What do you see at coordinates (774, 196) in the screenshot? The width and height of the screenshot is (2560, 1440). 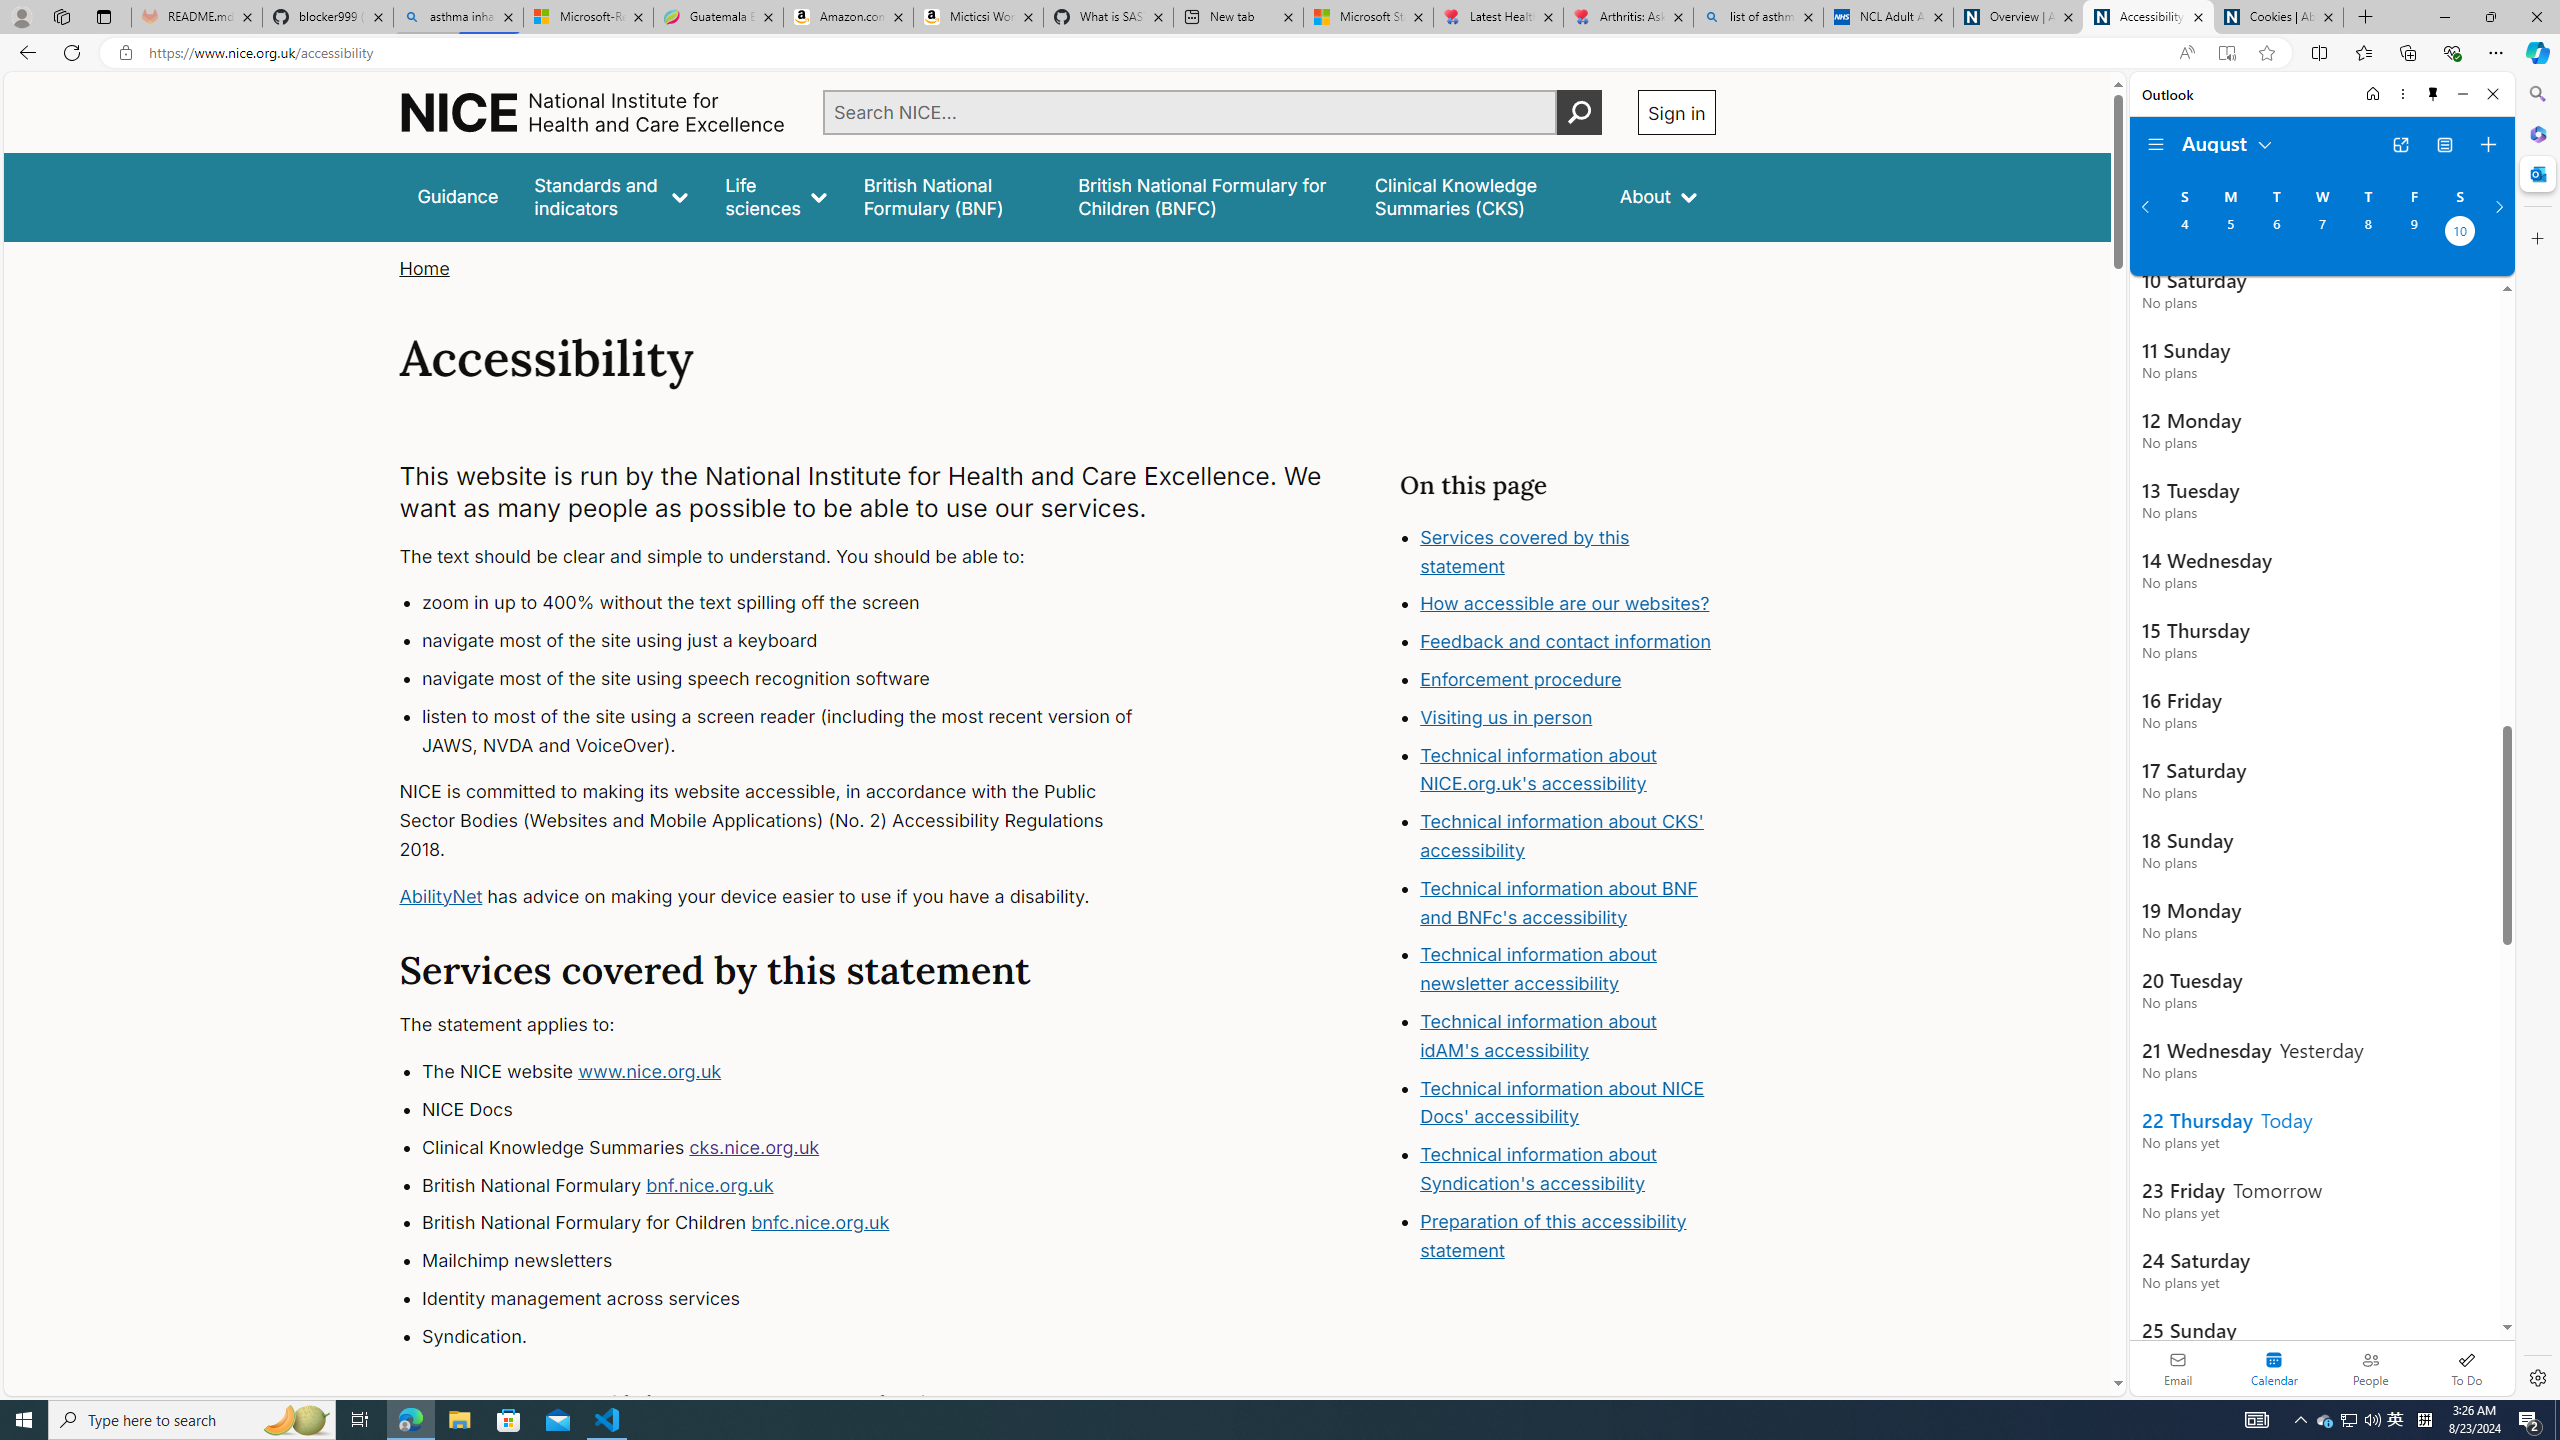 I see `'Life sciences'` at bounding box center [774, 196].